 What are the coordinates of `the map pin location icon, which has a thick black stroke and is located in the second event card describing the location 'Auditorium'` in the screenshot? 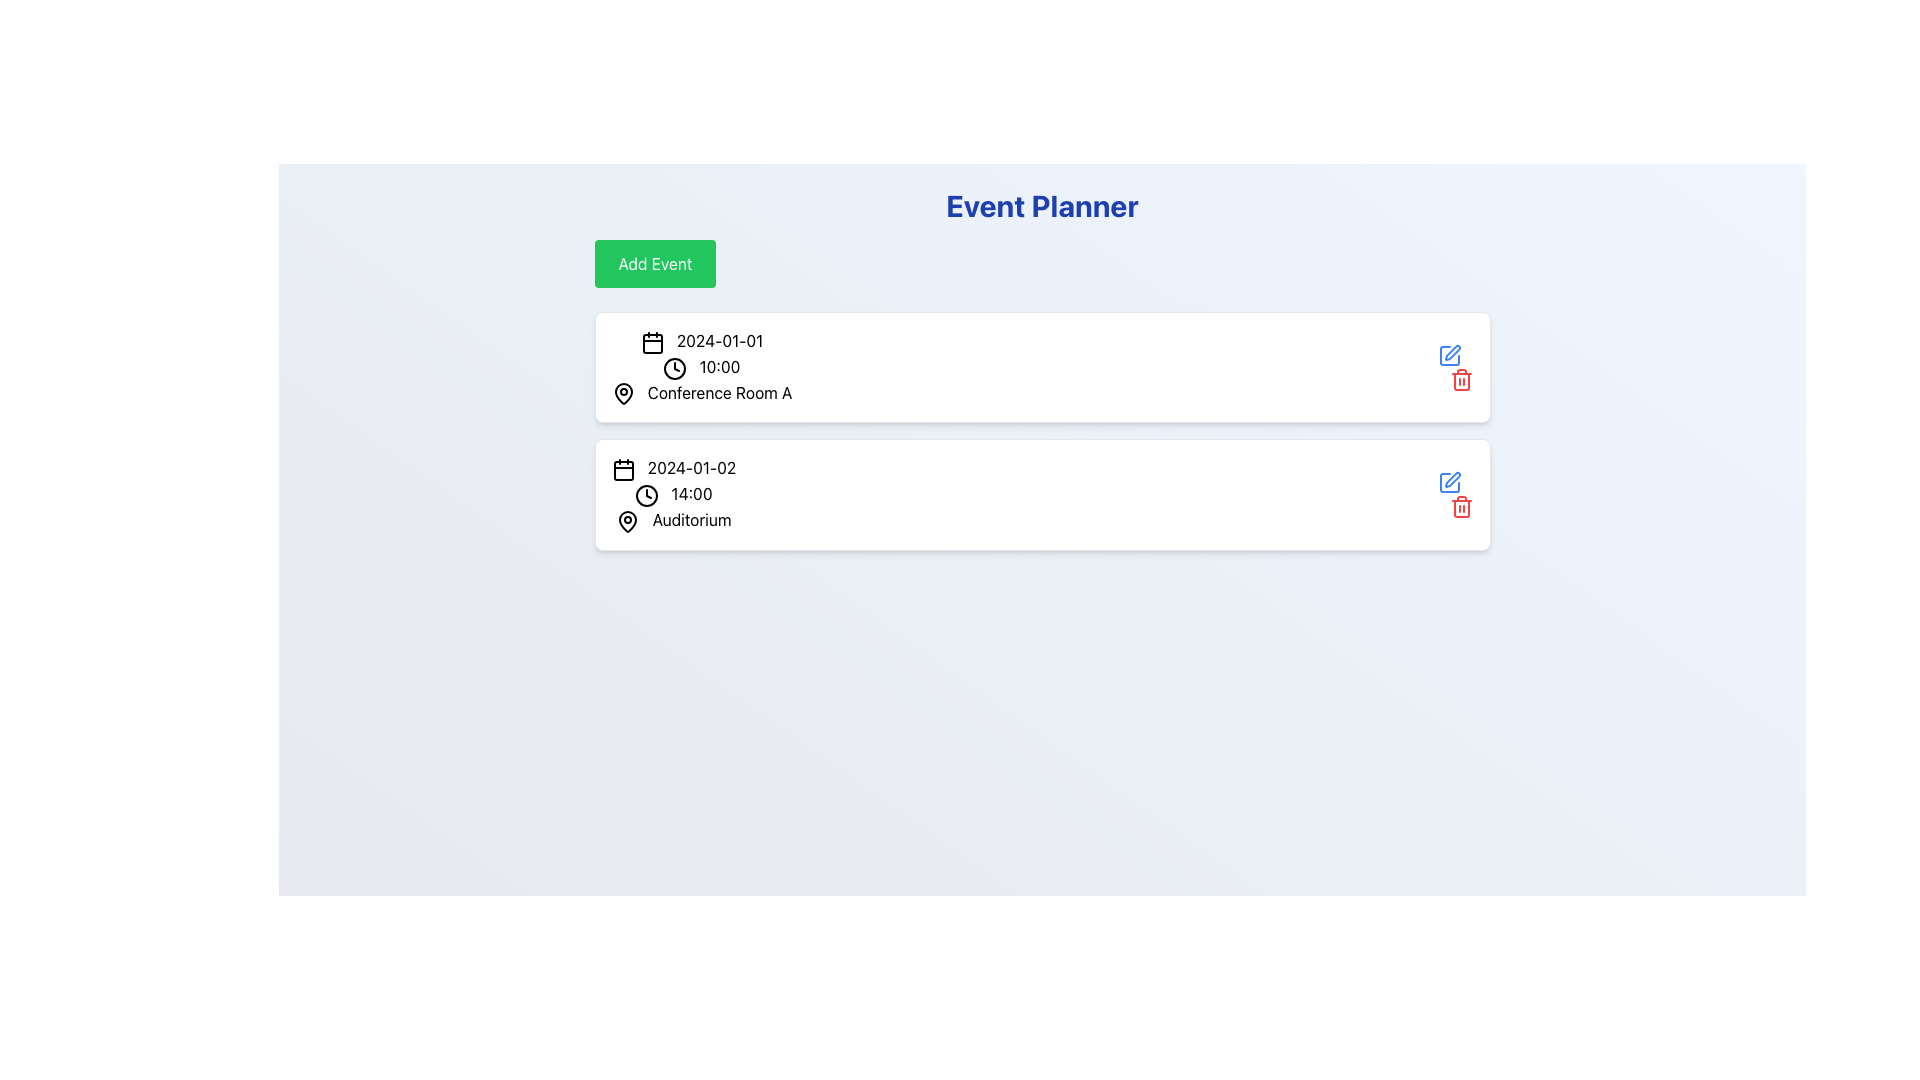 It's located at (627, 520).